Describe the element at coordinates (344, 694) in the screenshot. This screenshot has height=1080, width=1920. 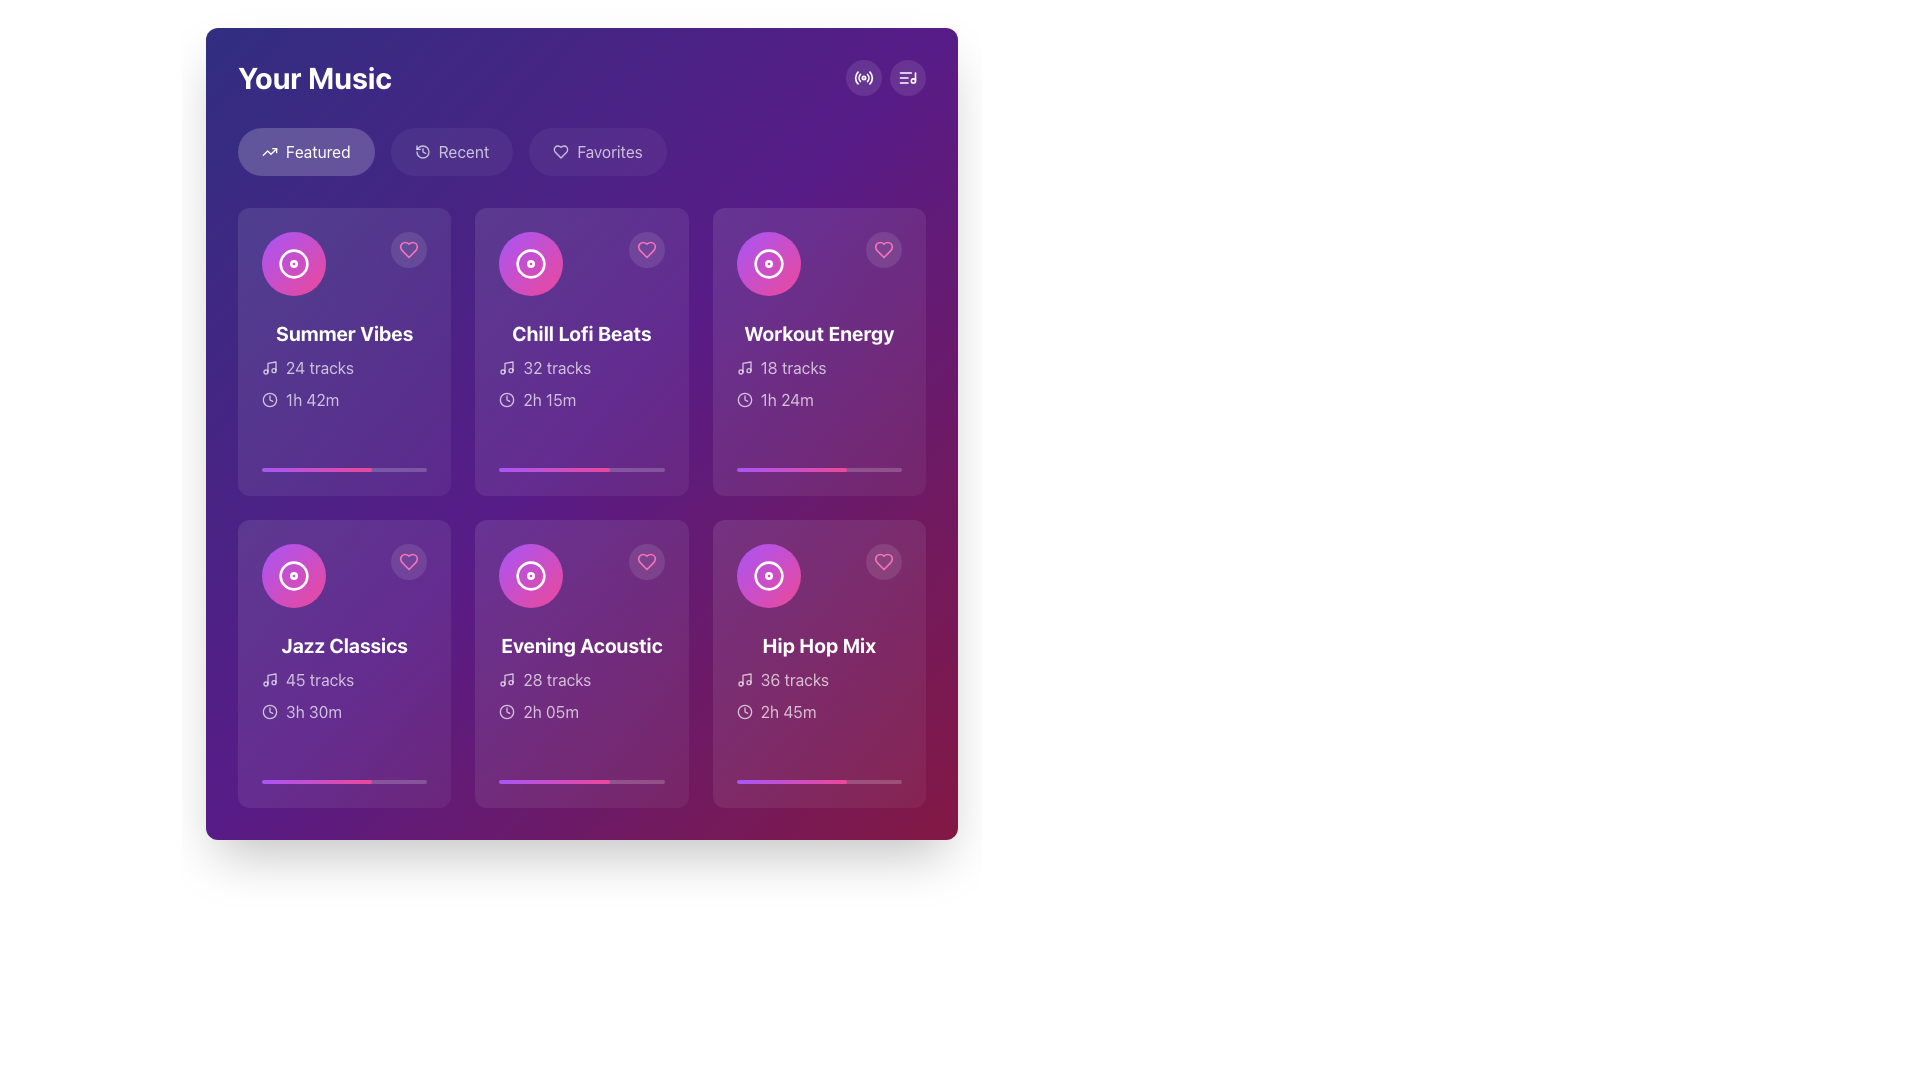
I see `text information displayed in the read-only informational label located at the bottom-left quadrant of the 'Jazz Classics' card, which shows the number of tracks and total duration` at that location.